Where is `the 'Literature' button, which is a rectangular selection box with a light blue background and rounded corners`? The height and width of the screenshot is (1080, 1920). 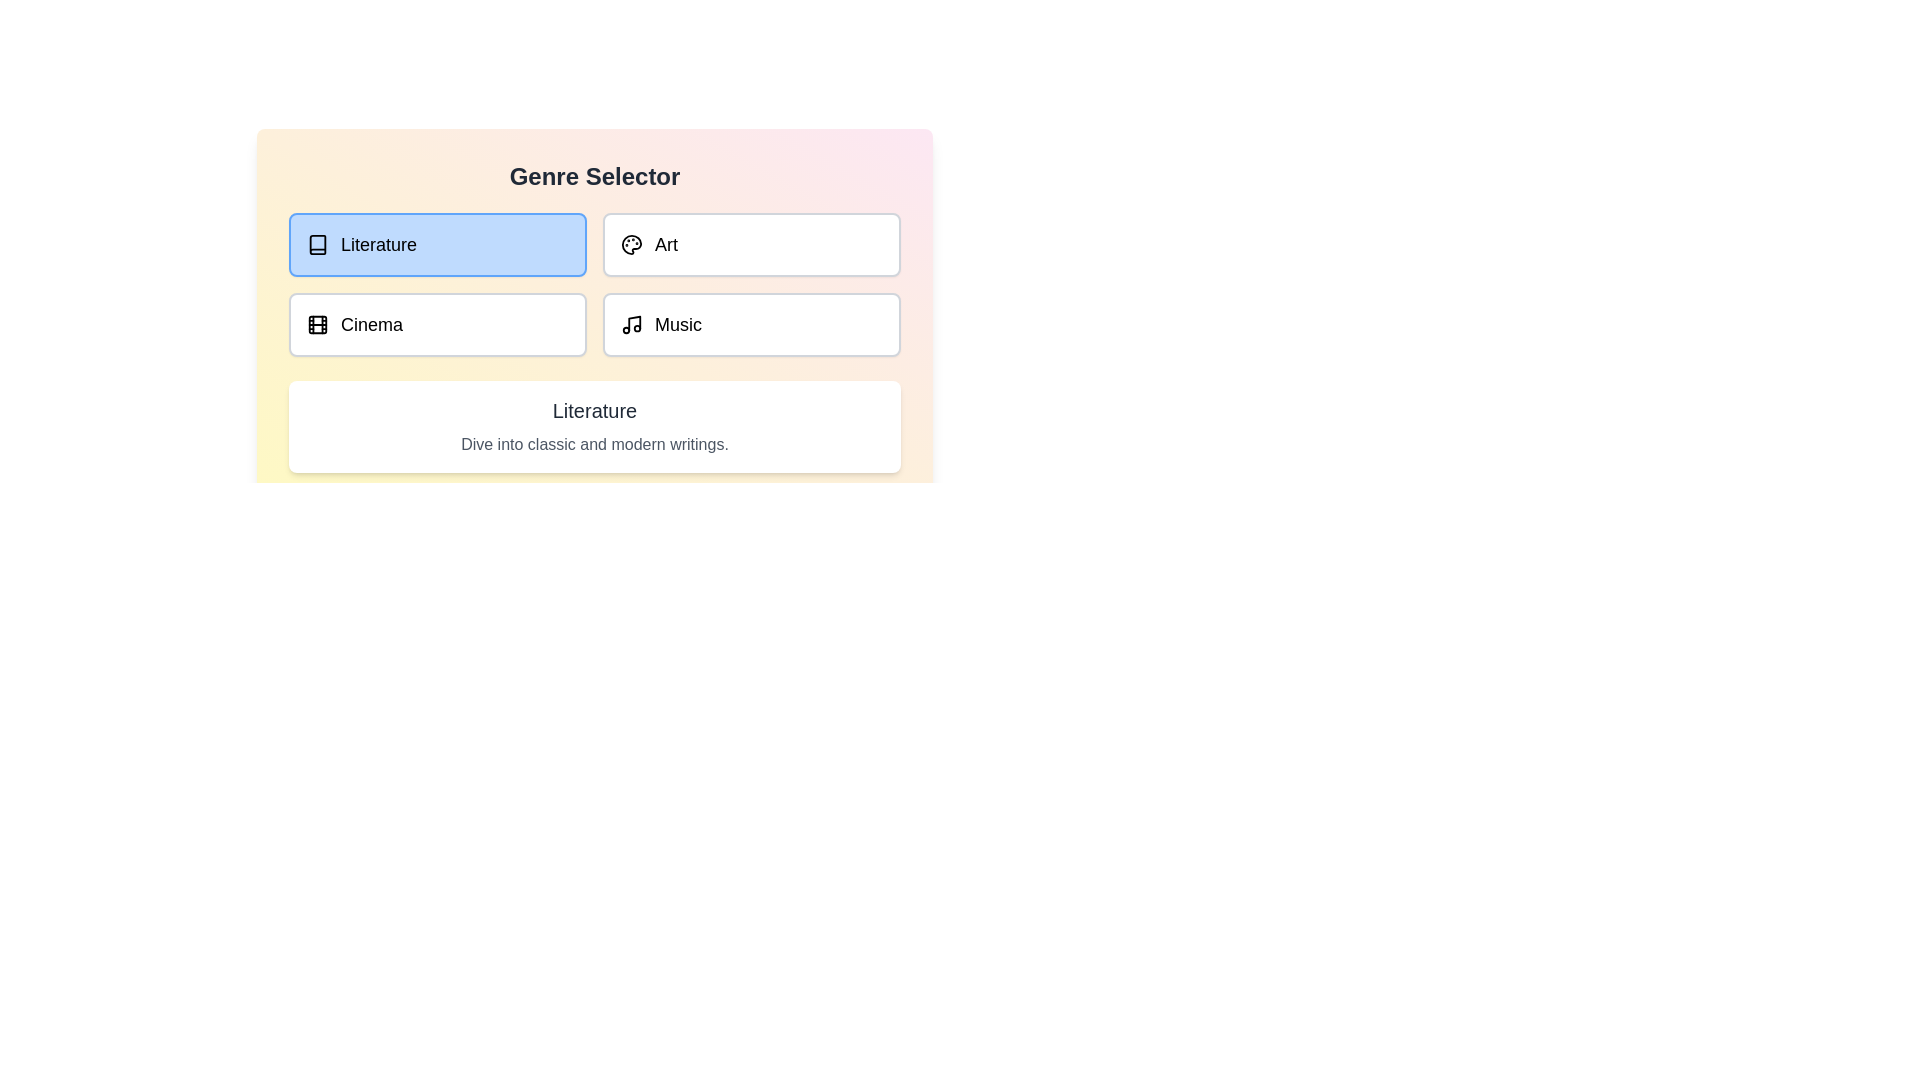
the 'Literature' button, which is a rectangular selection box with a light blue background and rounded corners is located at coordinates (436, 244).